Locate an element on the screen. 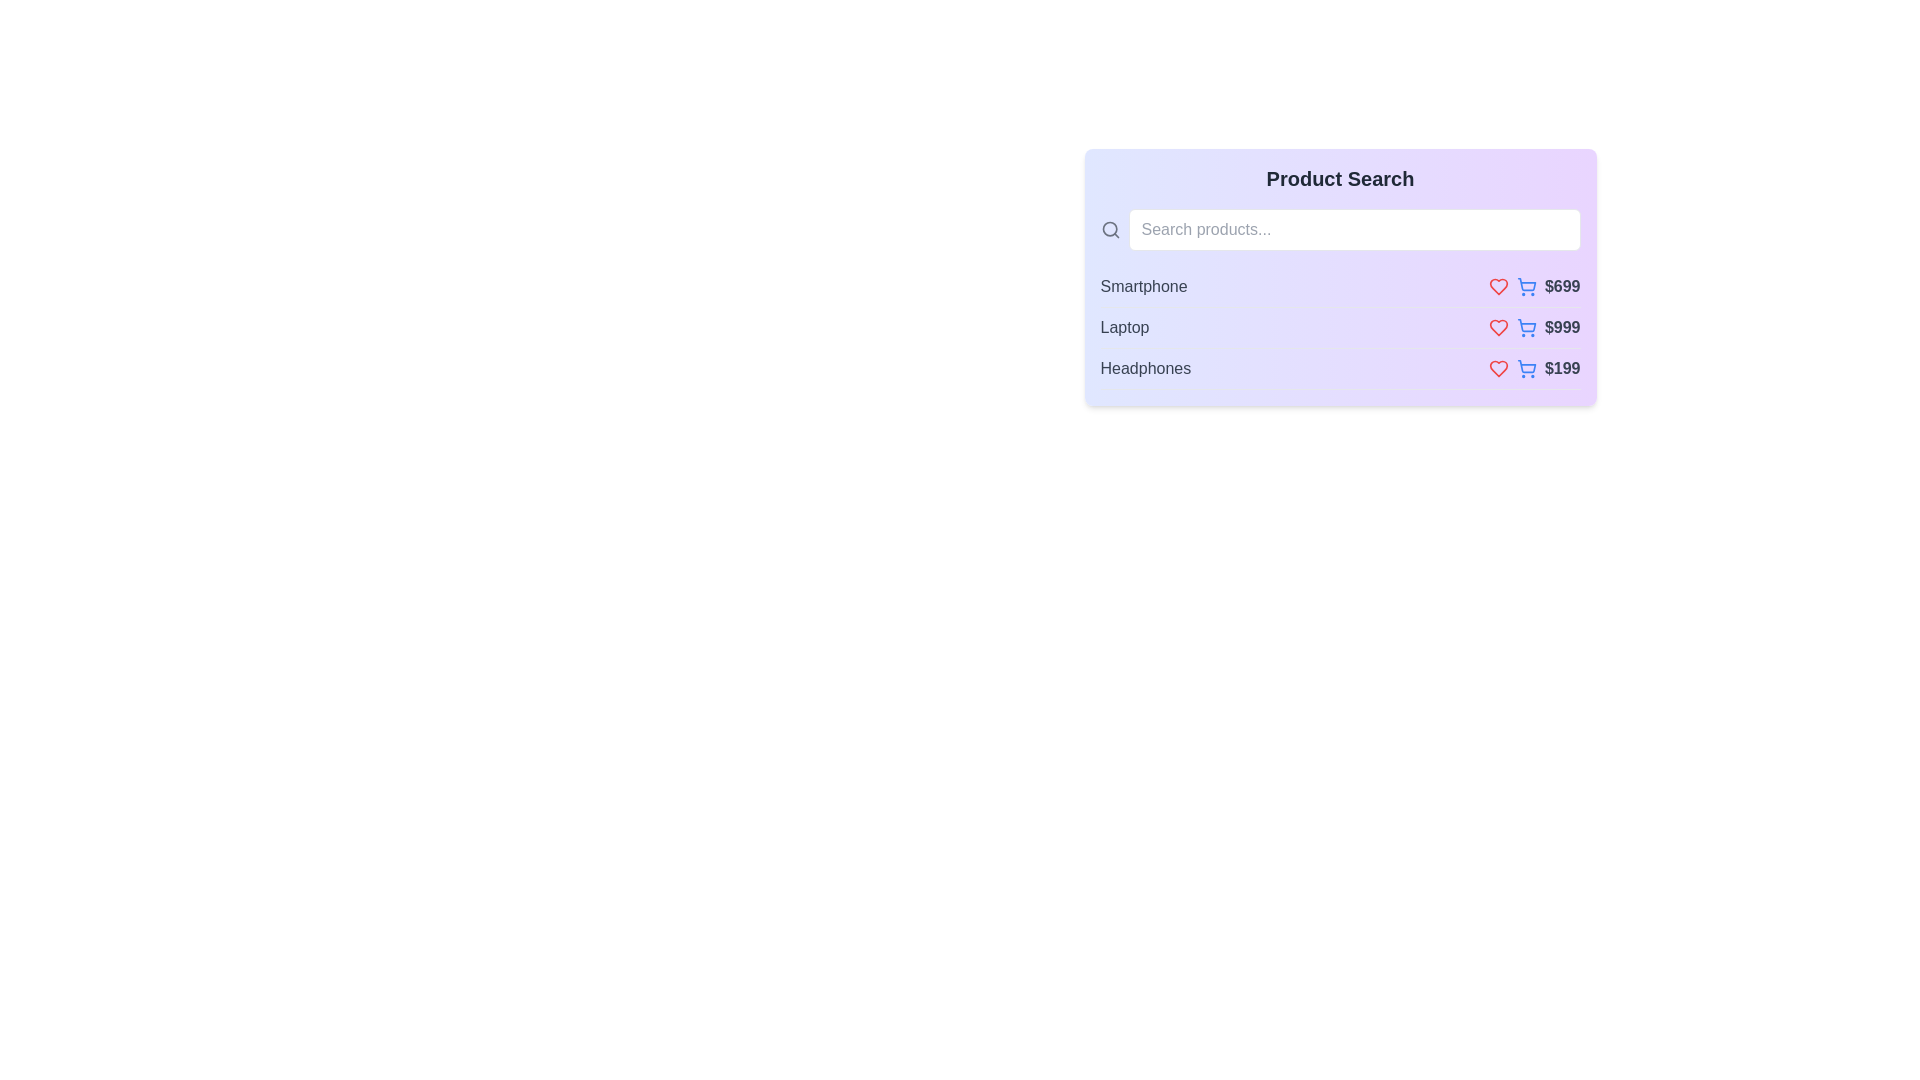 Image resolution: width=1920 pixels, height=1080 pixels. the circular magnifying glass icon with a gray outline, located on the left side of the search input field is located at coordinates (1109, 229).